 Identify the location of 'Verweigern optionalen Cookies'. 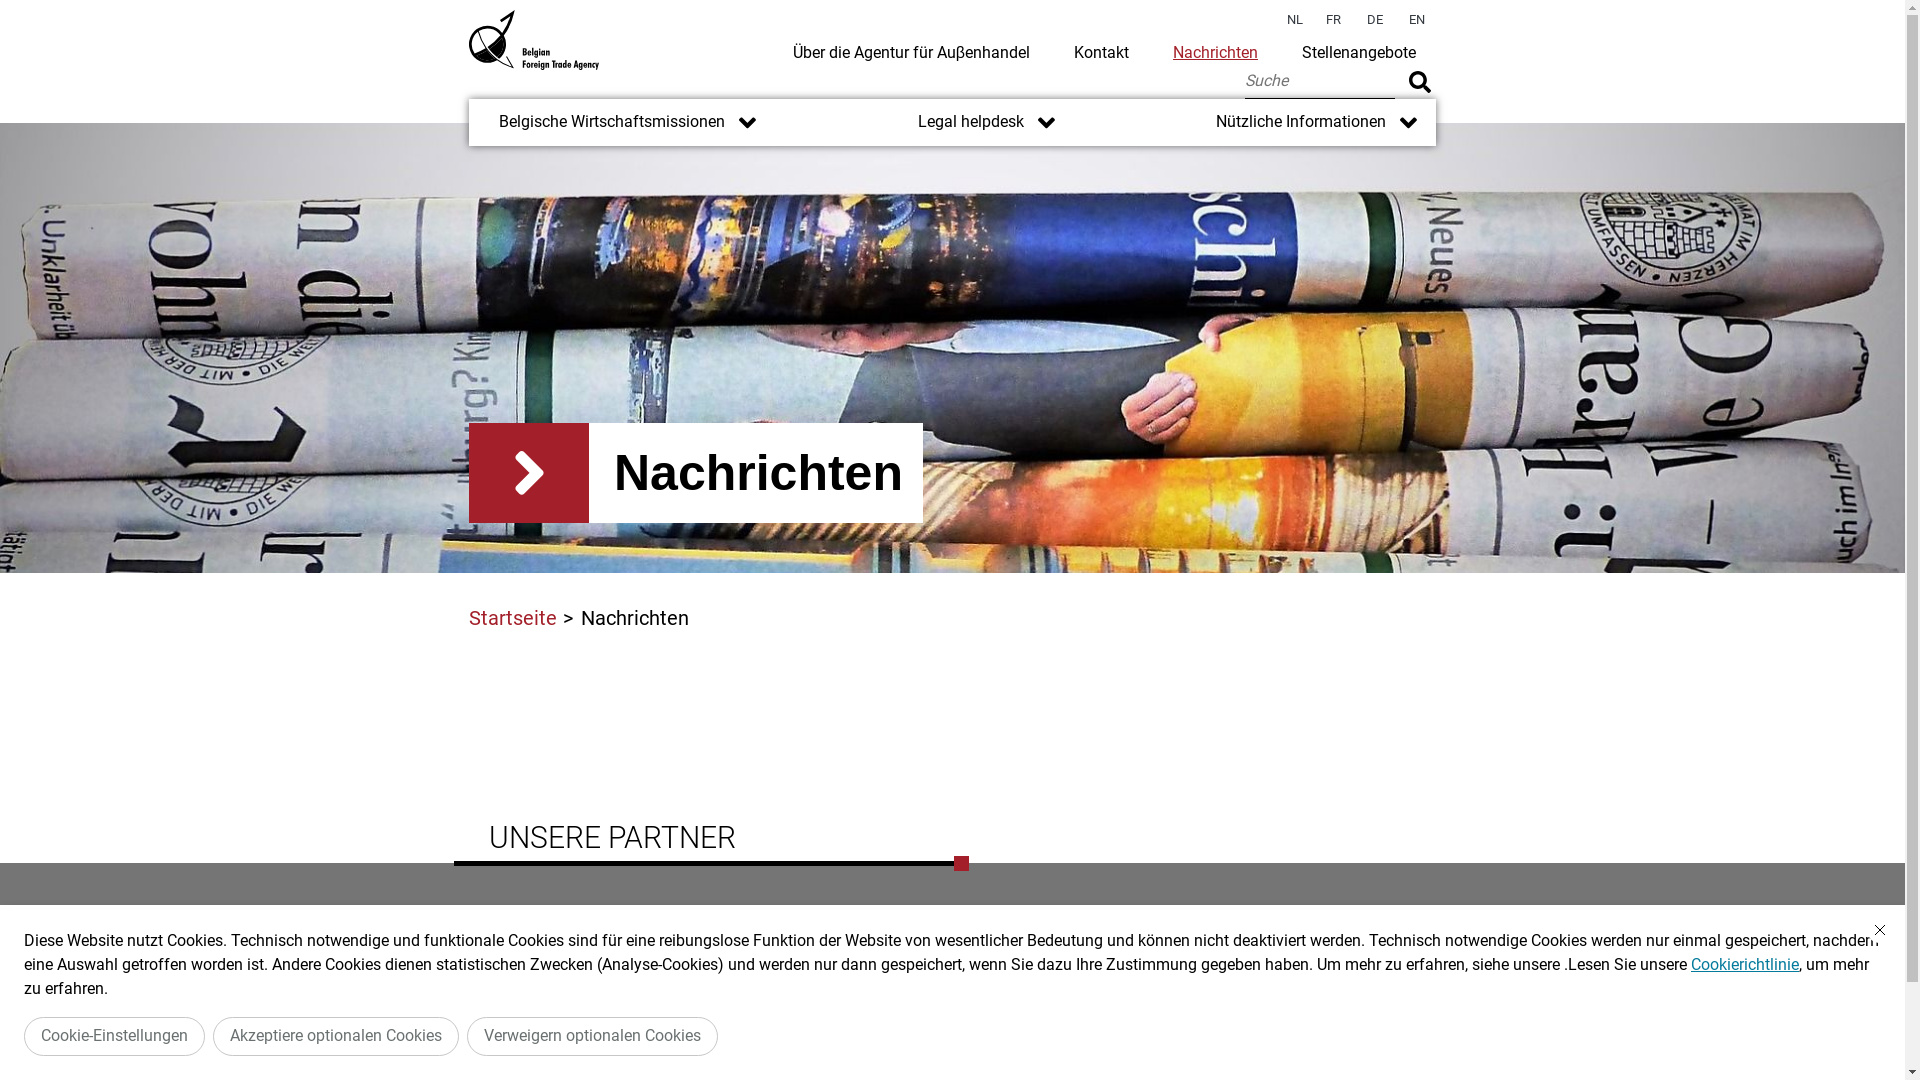
(591, 1035).